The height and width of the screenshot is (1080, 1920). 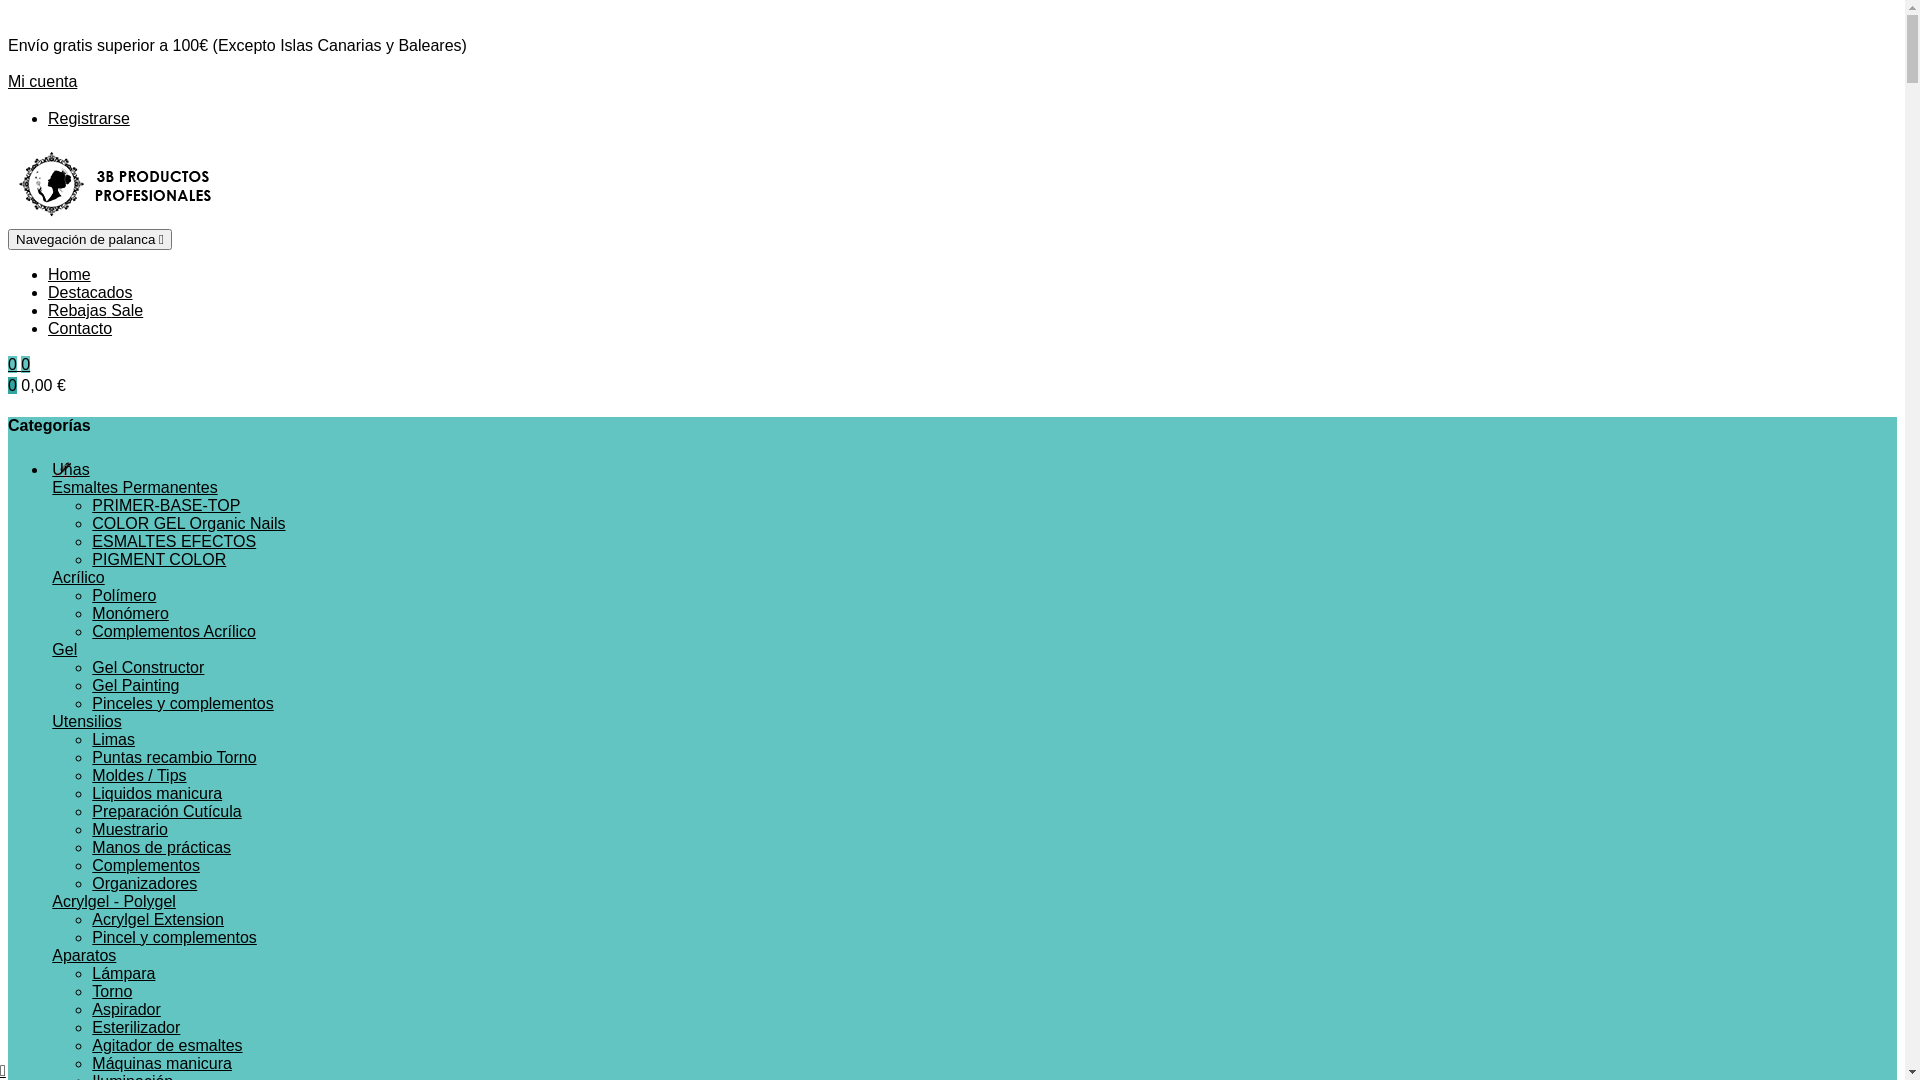 I want to click on 'Aparatos', so click(x=82, y=954).